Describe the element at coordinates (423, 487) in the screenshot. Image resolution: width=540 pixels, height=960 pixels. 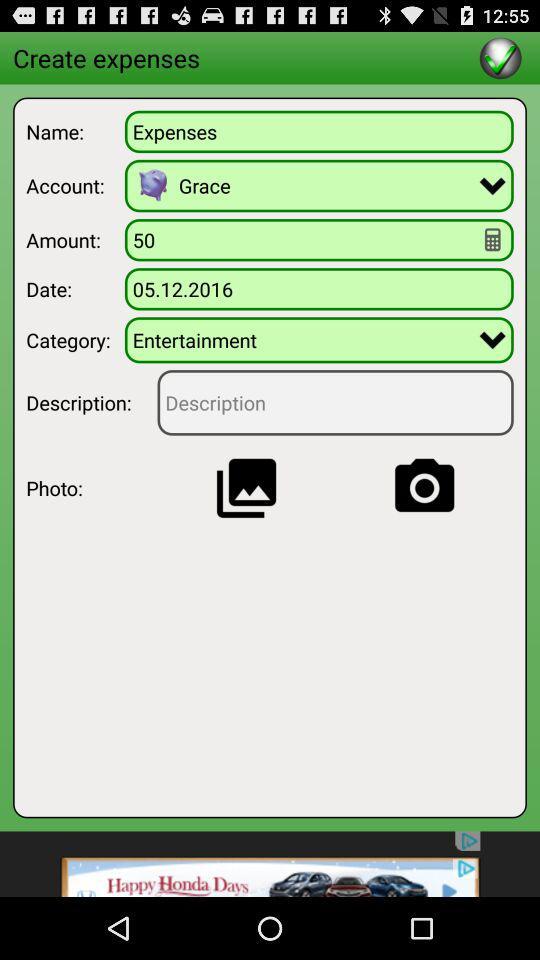
I see `camera button` at that location.